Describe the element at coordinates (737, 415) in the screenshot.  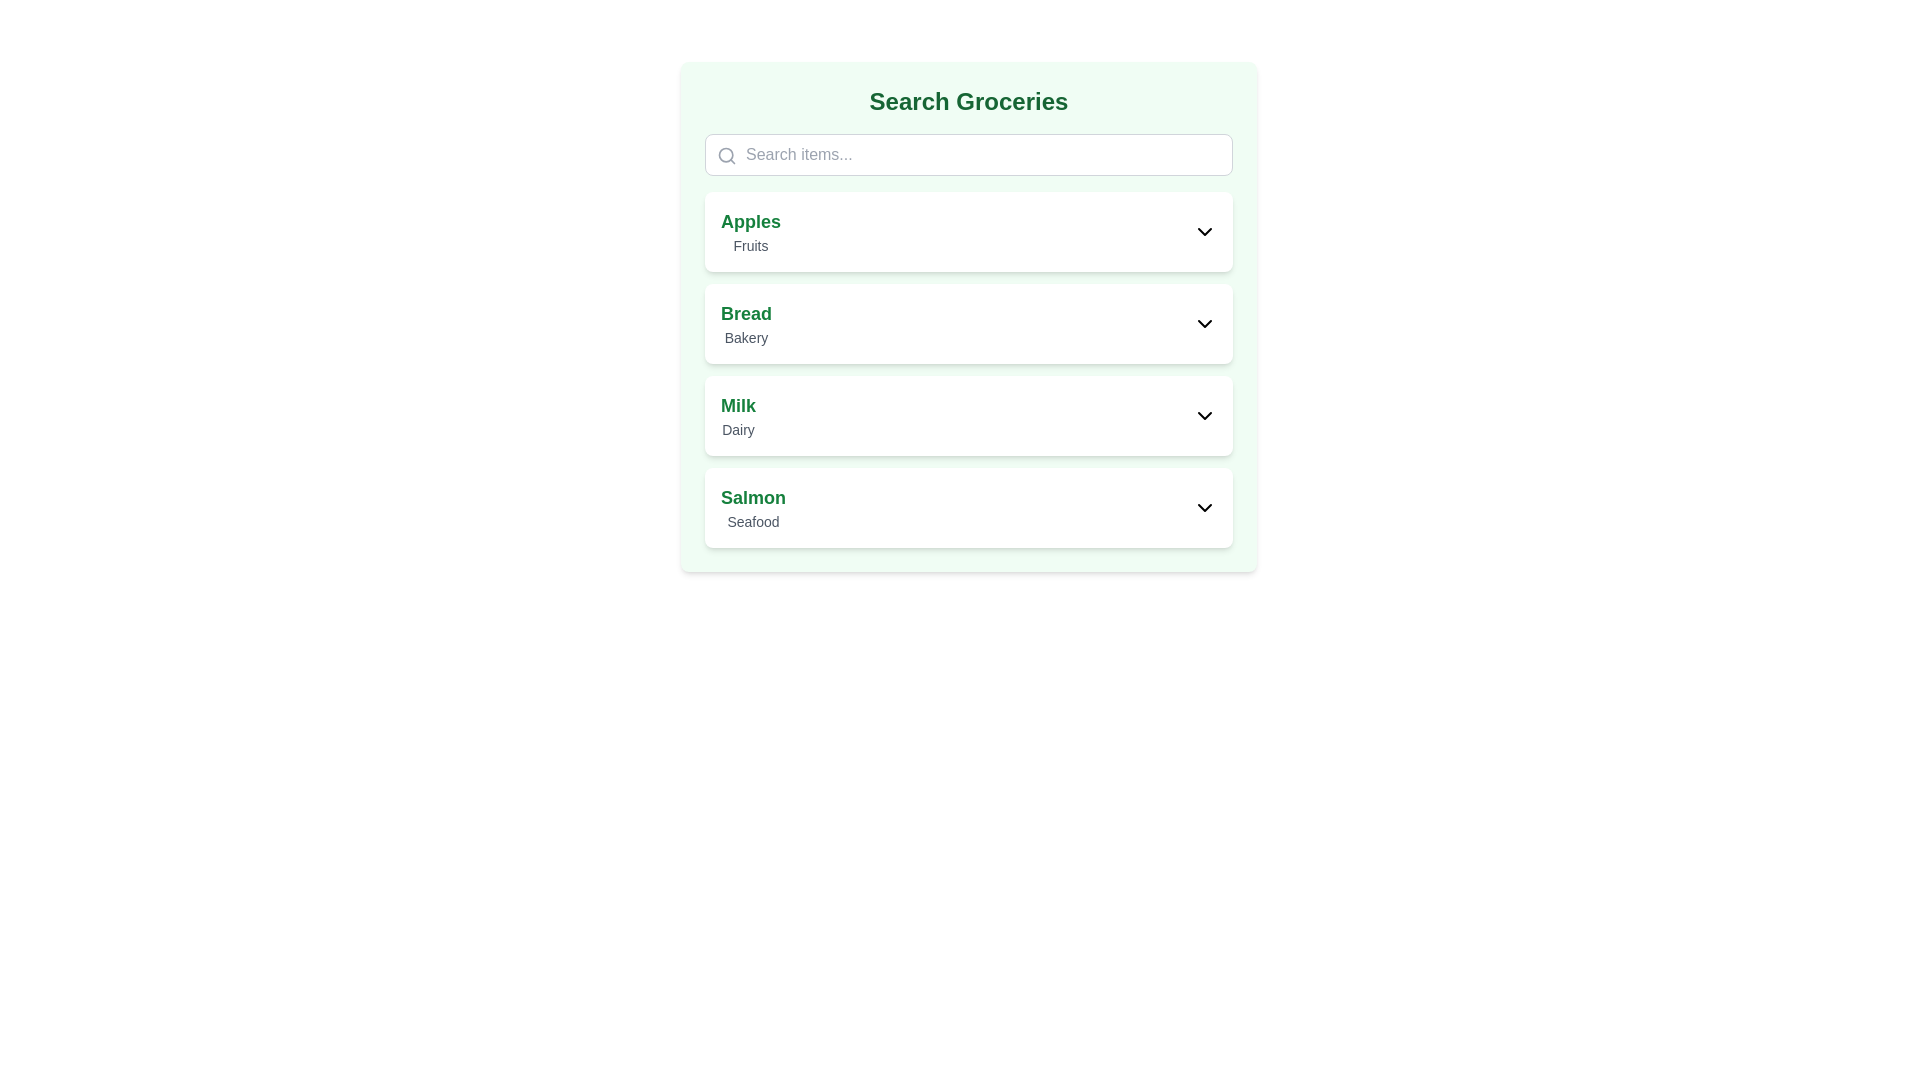
I see `the text label 'Milk' which is a descriptive label for the 'Dairy' category within the grocery list, positioned between 'Bread' and 'Salmon'` at that location.